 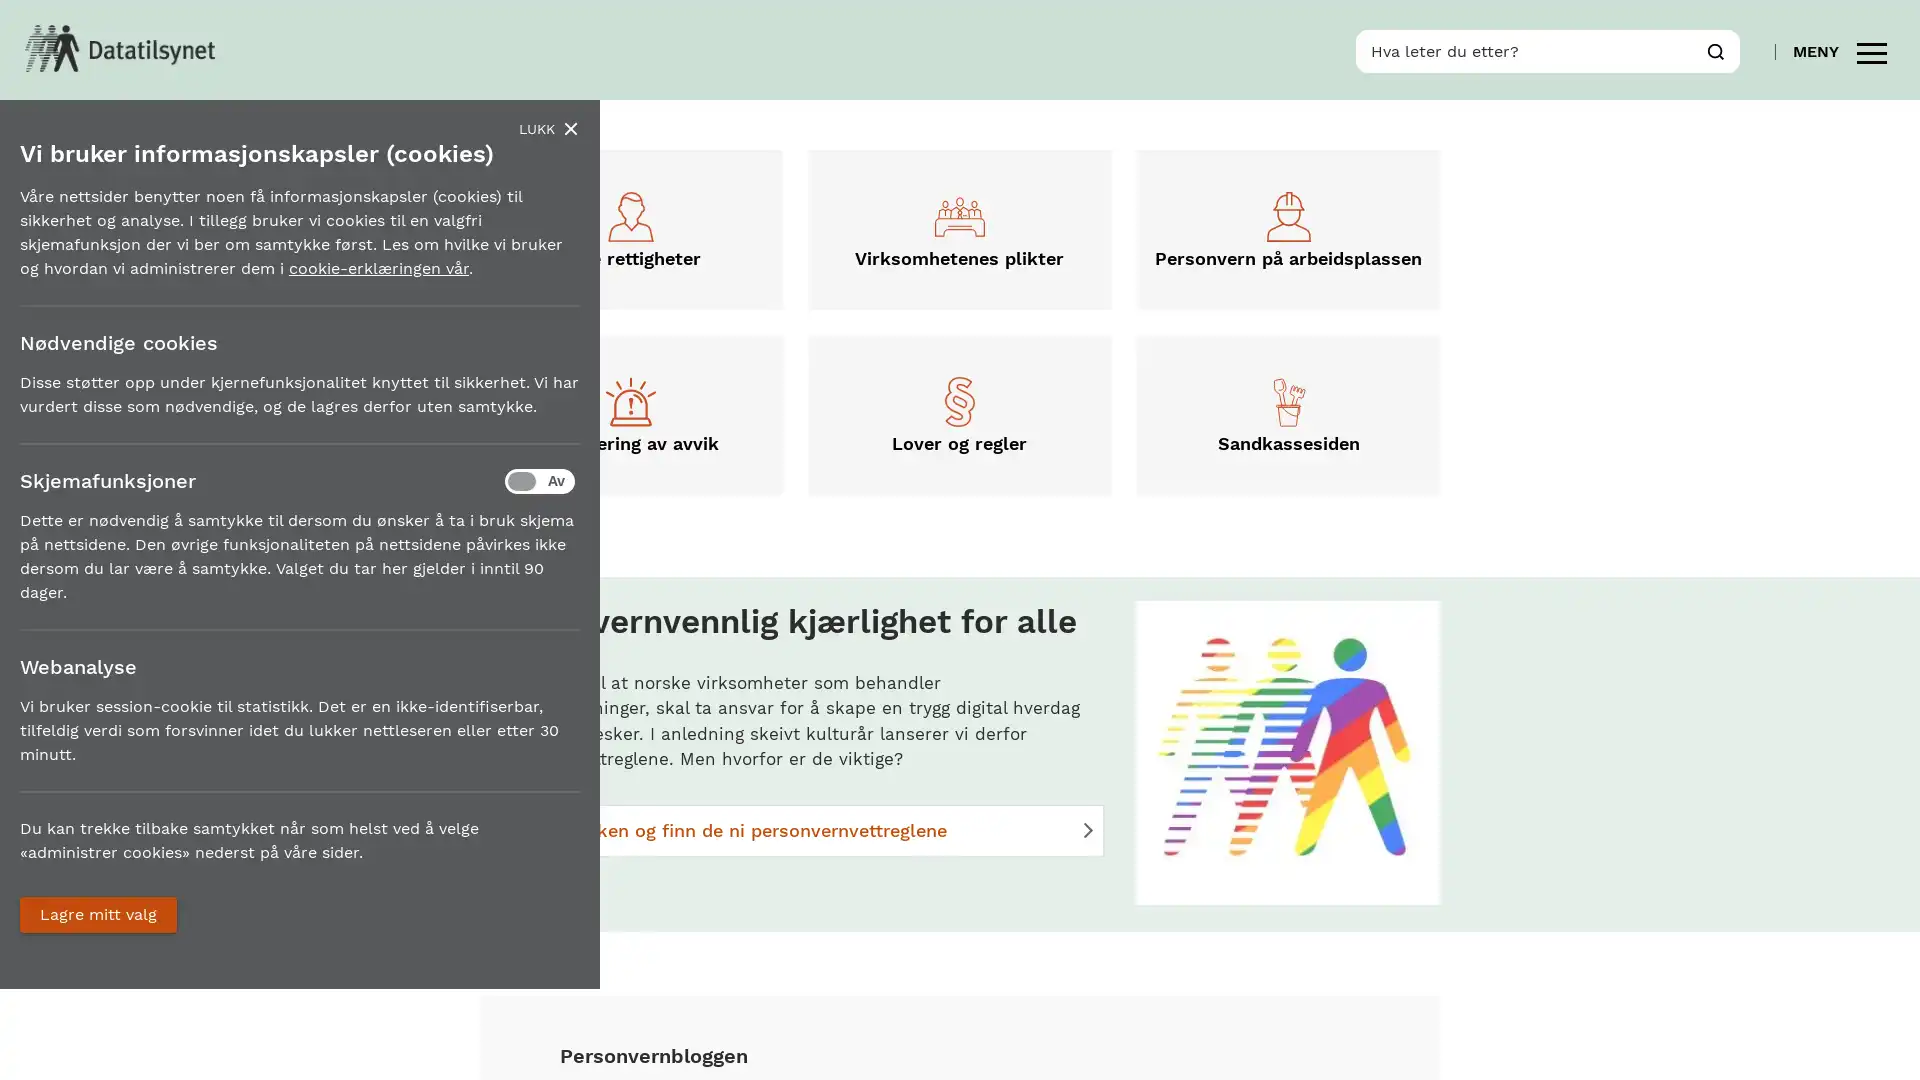 I want to click on MENY VIS/SKJUL MENY, so click(x=1839, y=49).